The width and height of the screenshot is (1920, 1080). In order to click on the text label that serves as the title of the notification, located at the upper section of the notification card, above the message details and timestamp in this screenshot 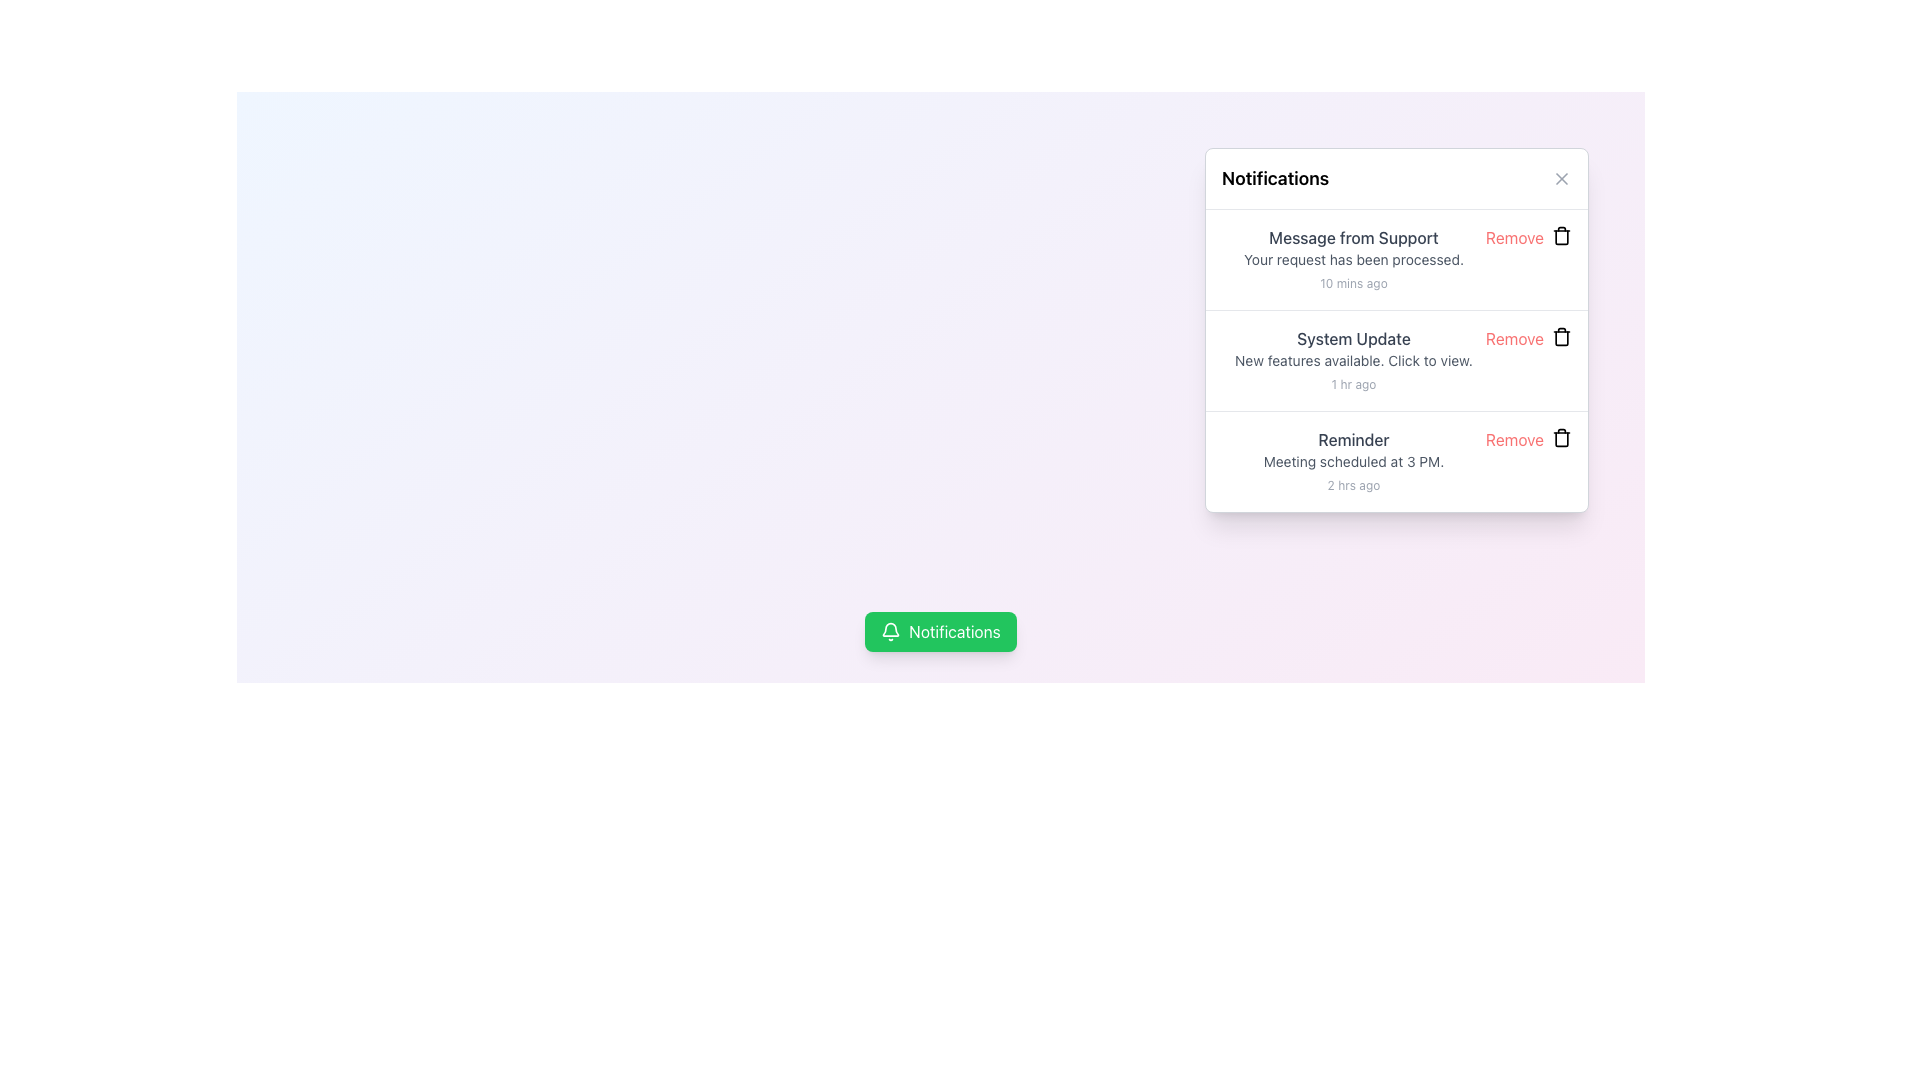, I will do `click(1353, 237)`.